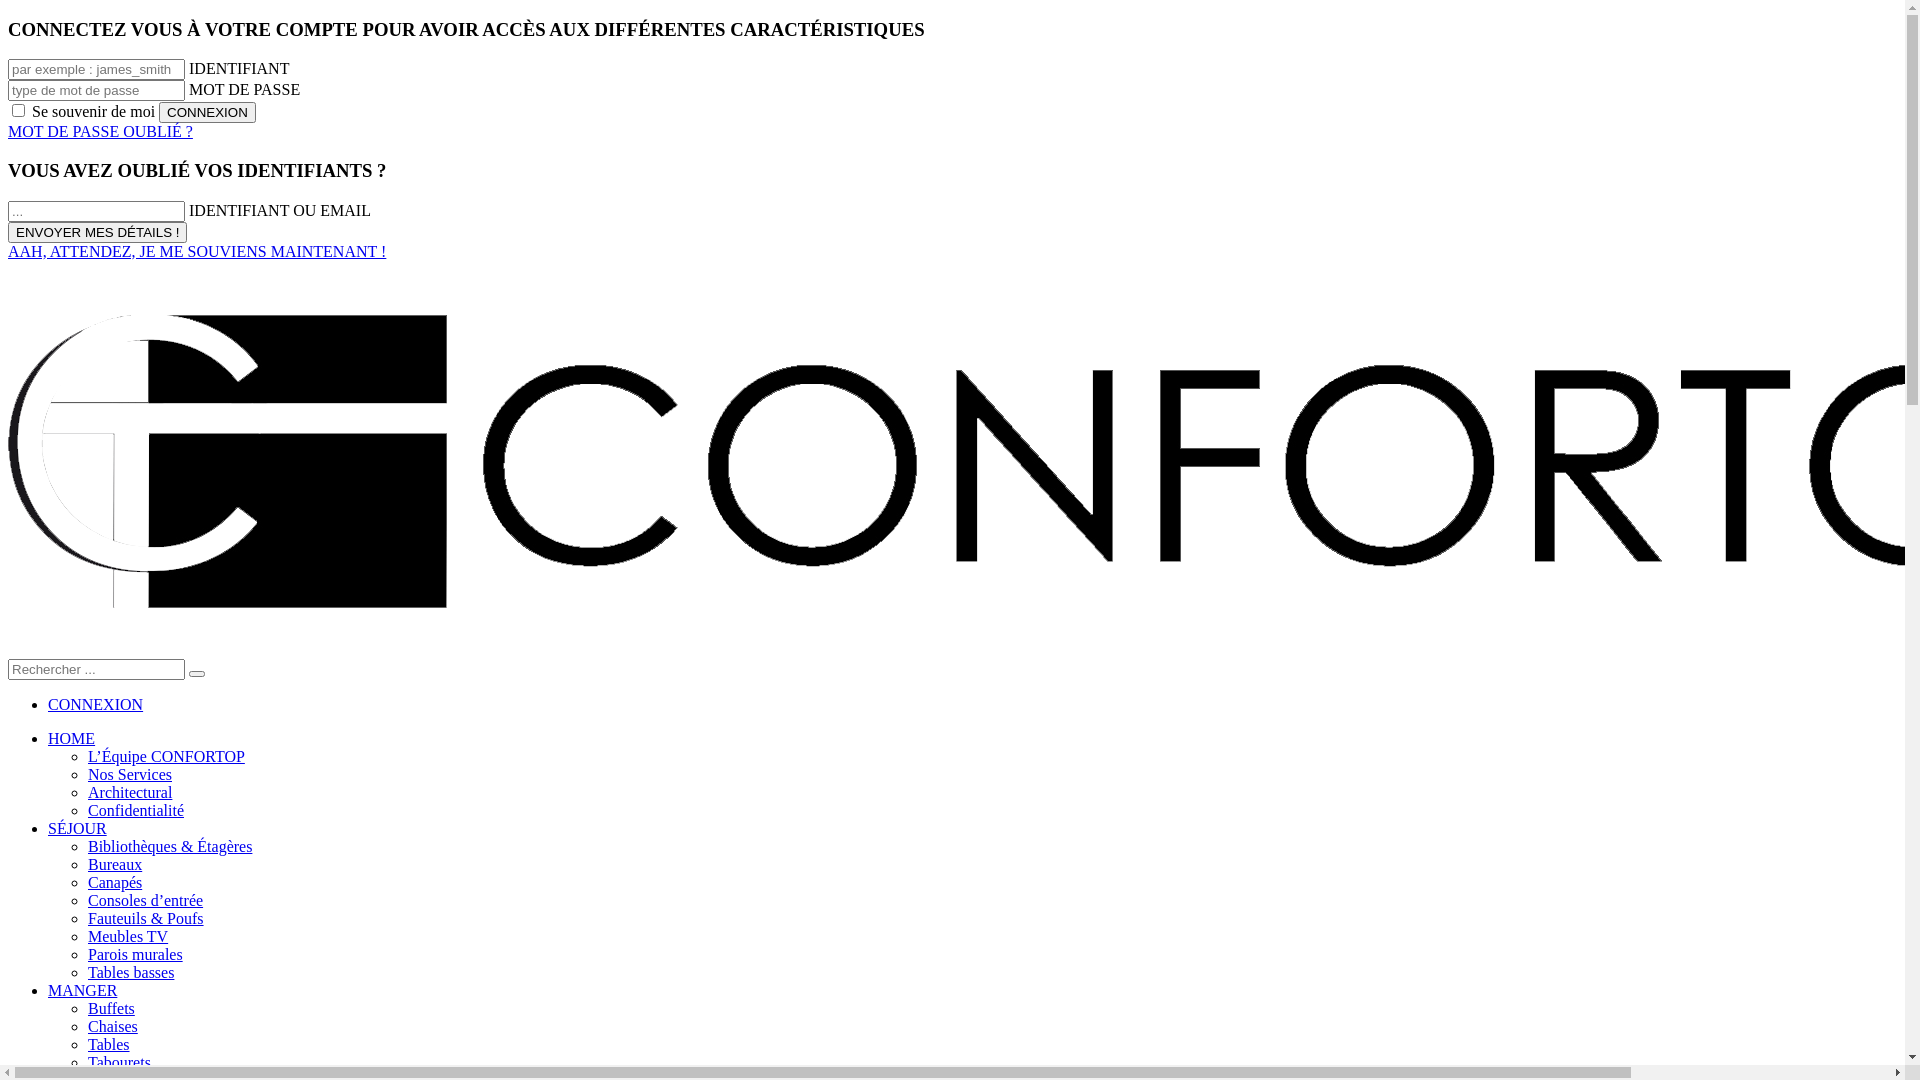 The width and height of the screenshot is (1920, 1080). What do you see at coordinates (81, 990) in the screenshot?
I see `'MANGER'` at bounding box center [81, 990].